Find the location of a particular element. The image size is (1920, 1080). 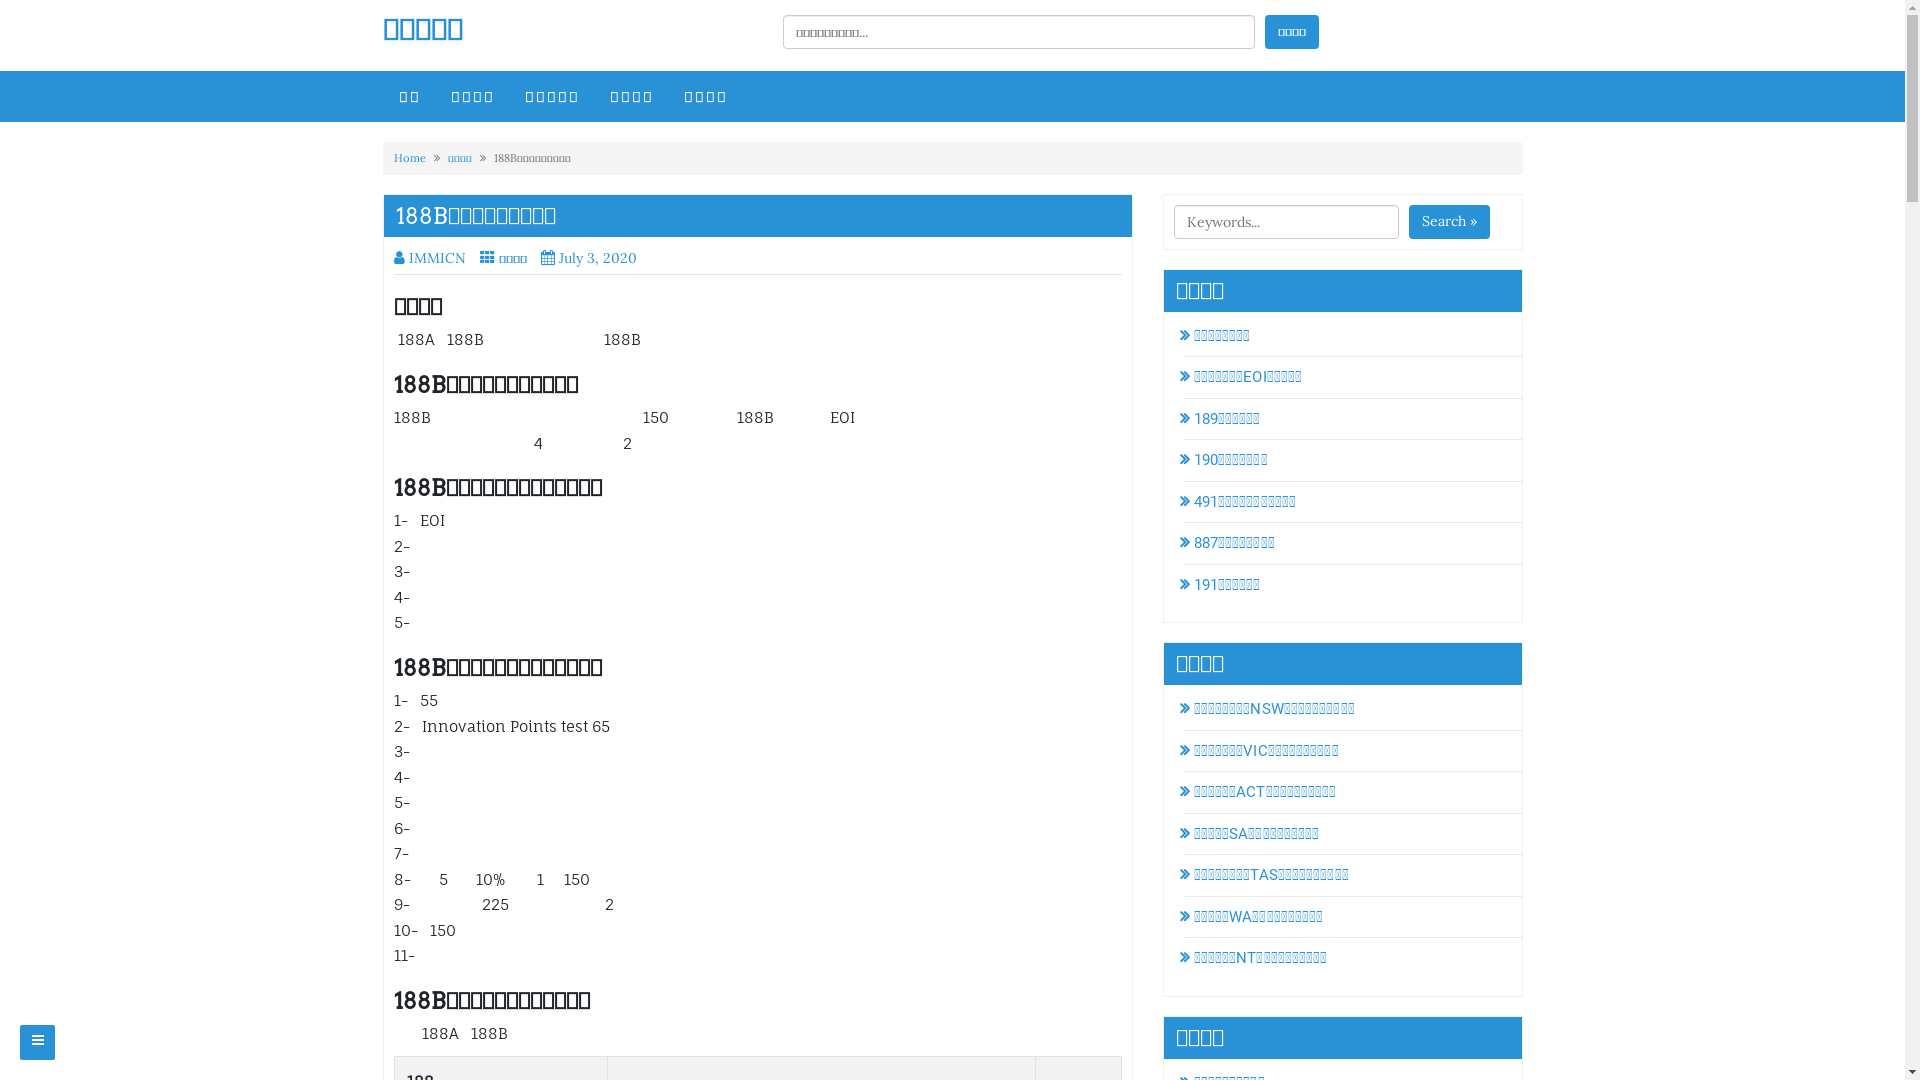

'Home' is located at coordinates (408, 157).